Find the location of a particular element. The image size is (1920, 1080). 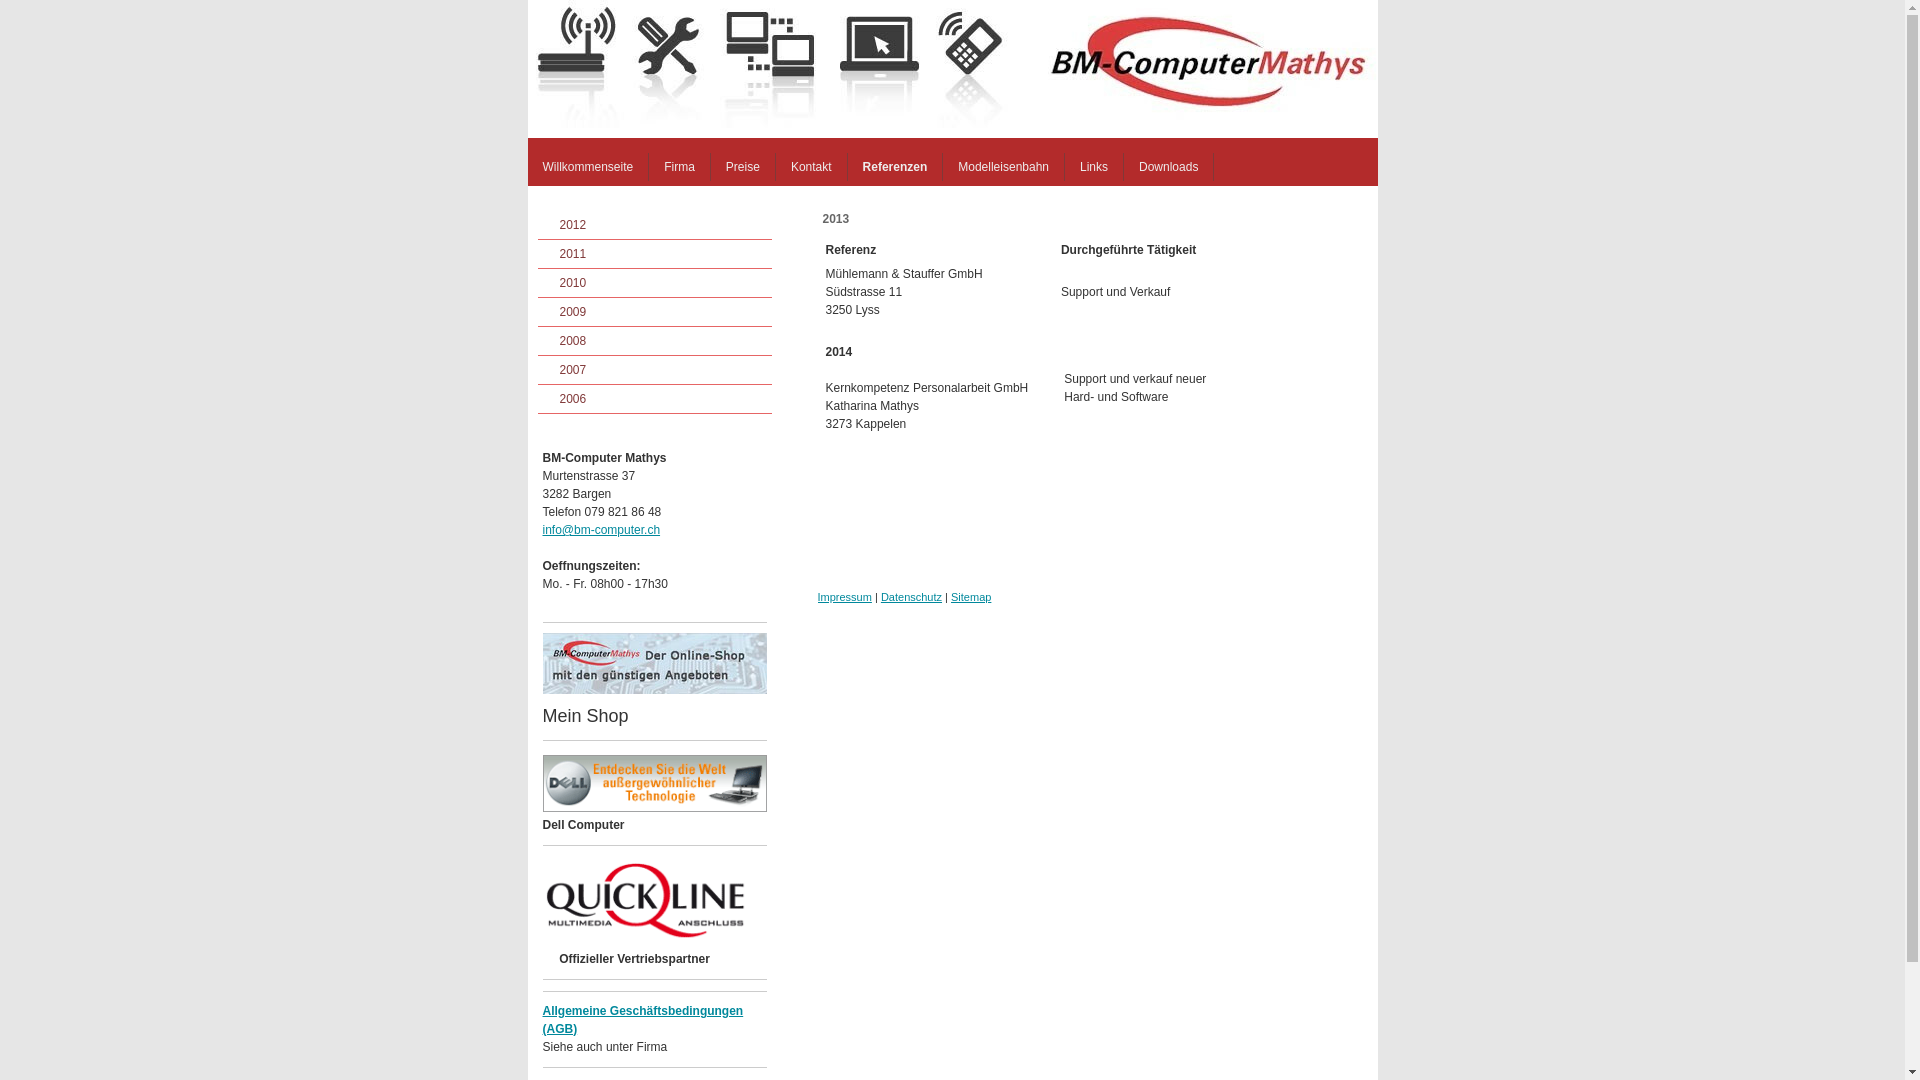

'Kontakt' is located at coordinates (811, 165).